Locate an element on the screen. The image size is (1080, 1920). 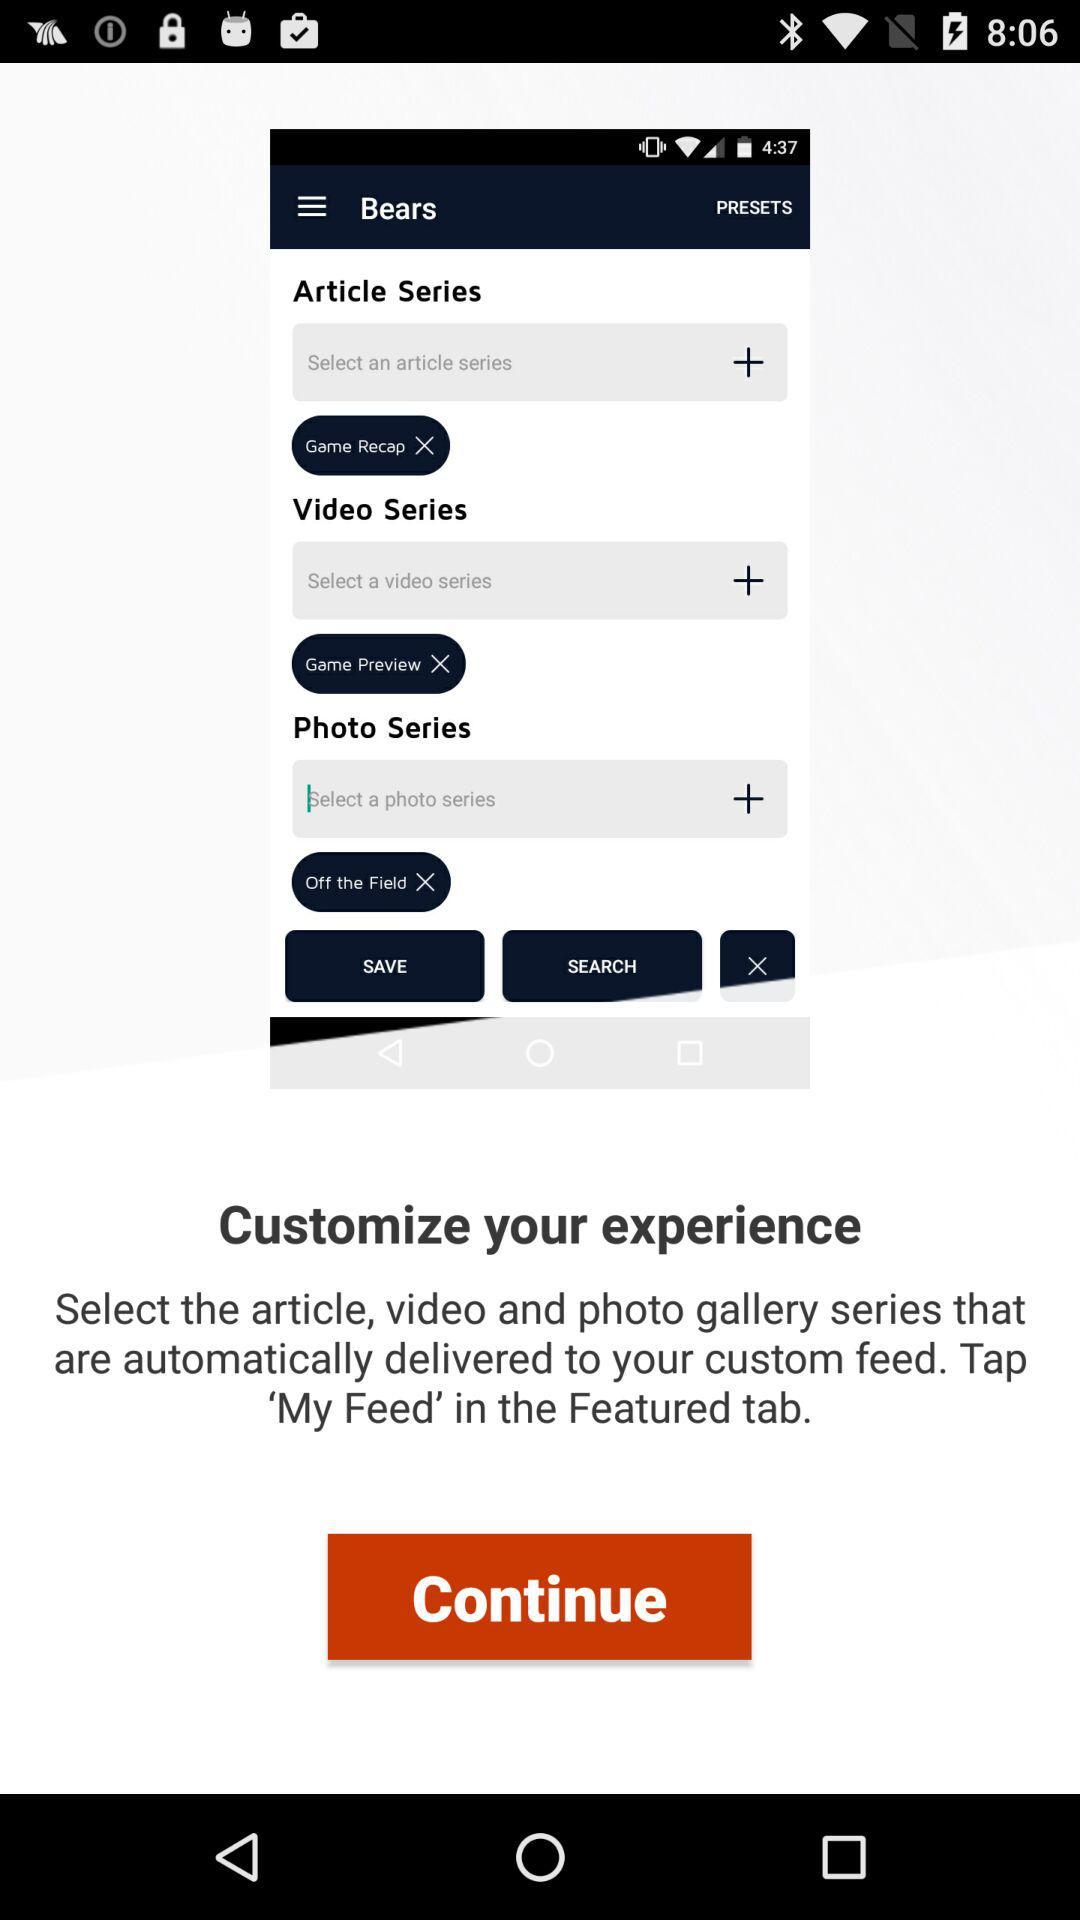
the item below select the article icon is located at coordinates (538, 1595).